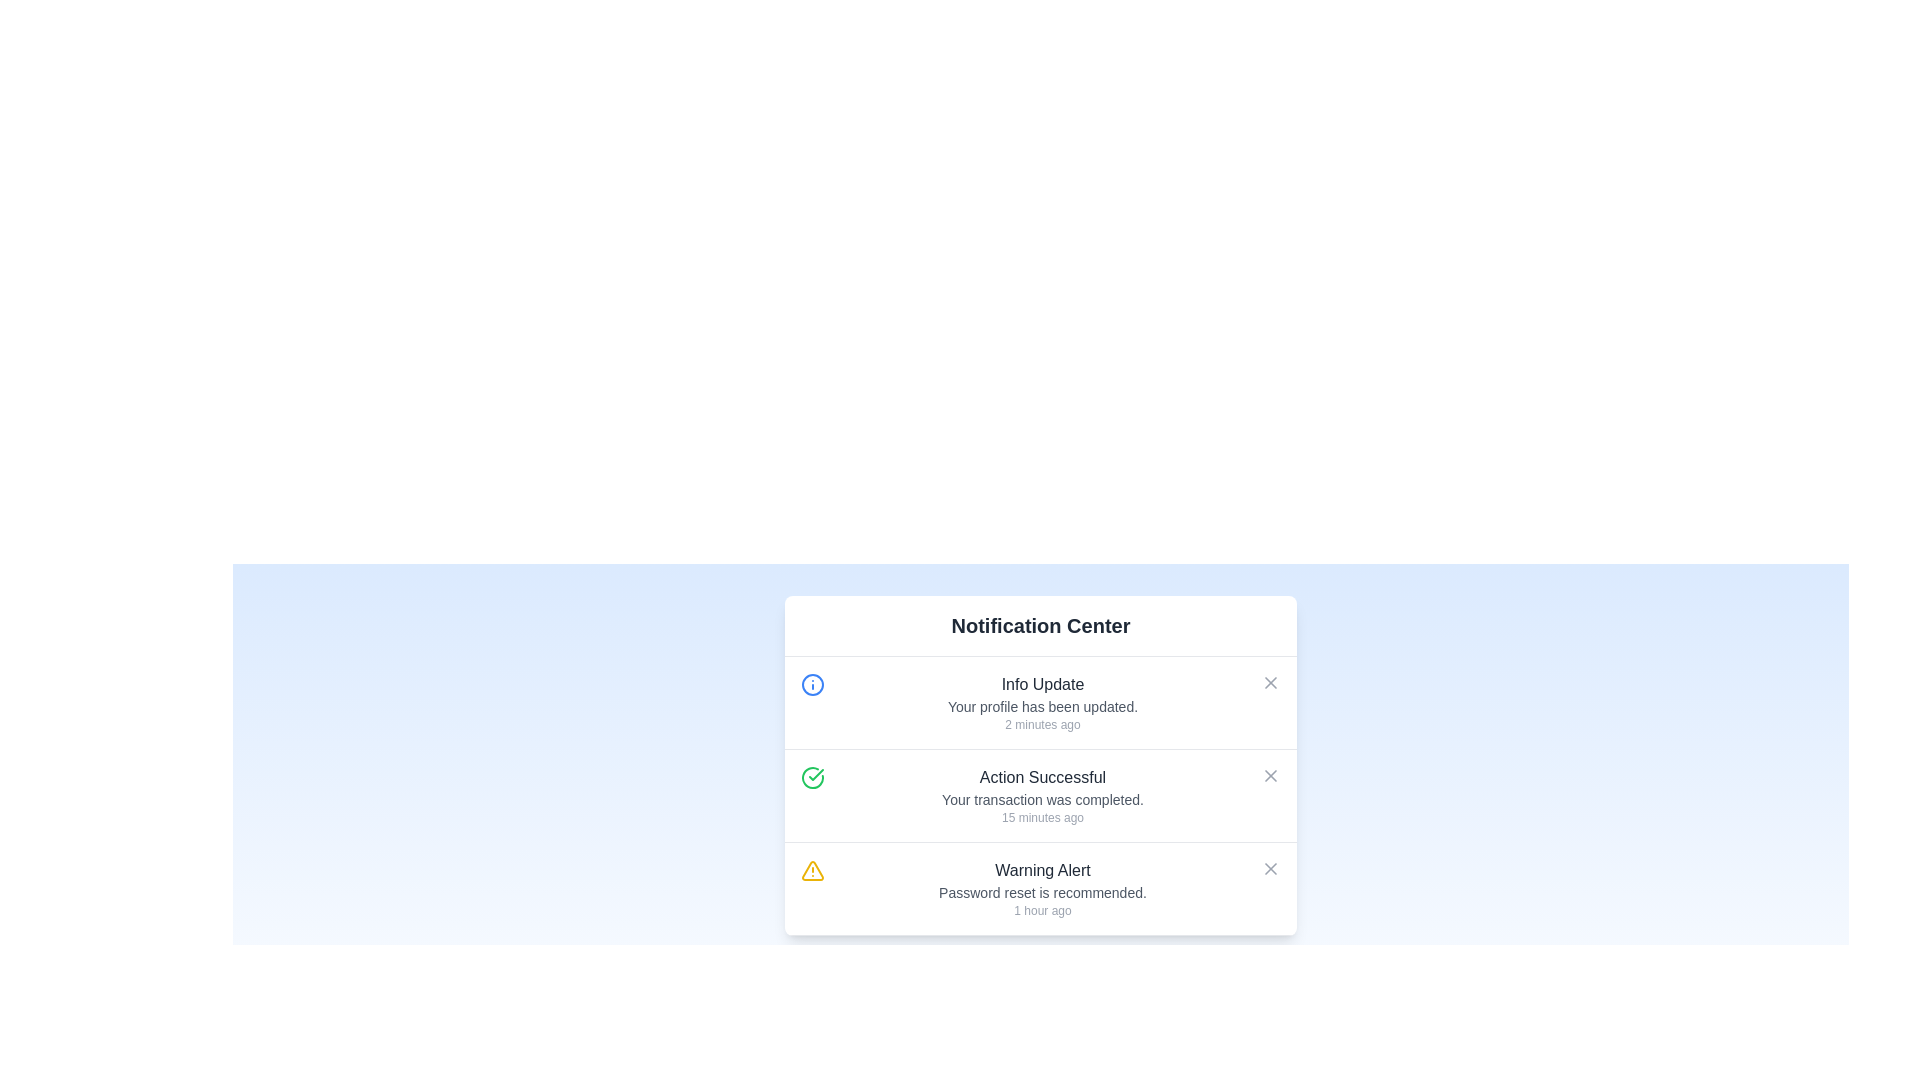 The image size is (1920, 1080). Describe the element at coordinates (1270, 774) in the screenshot. I see `the close action icon located next to the 'Action Successful' message in the second notification item` at that location.